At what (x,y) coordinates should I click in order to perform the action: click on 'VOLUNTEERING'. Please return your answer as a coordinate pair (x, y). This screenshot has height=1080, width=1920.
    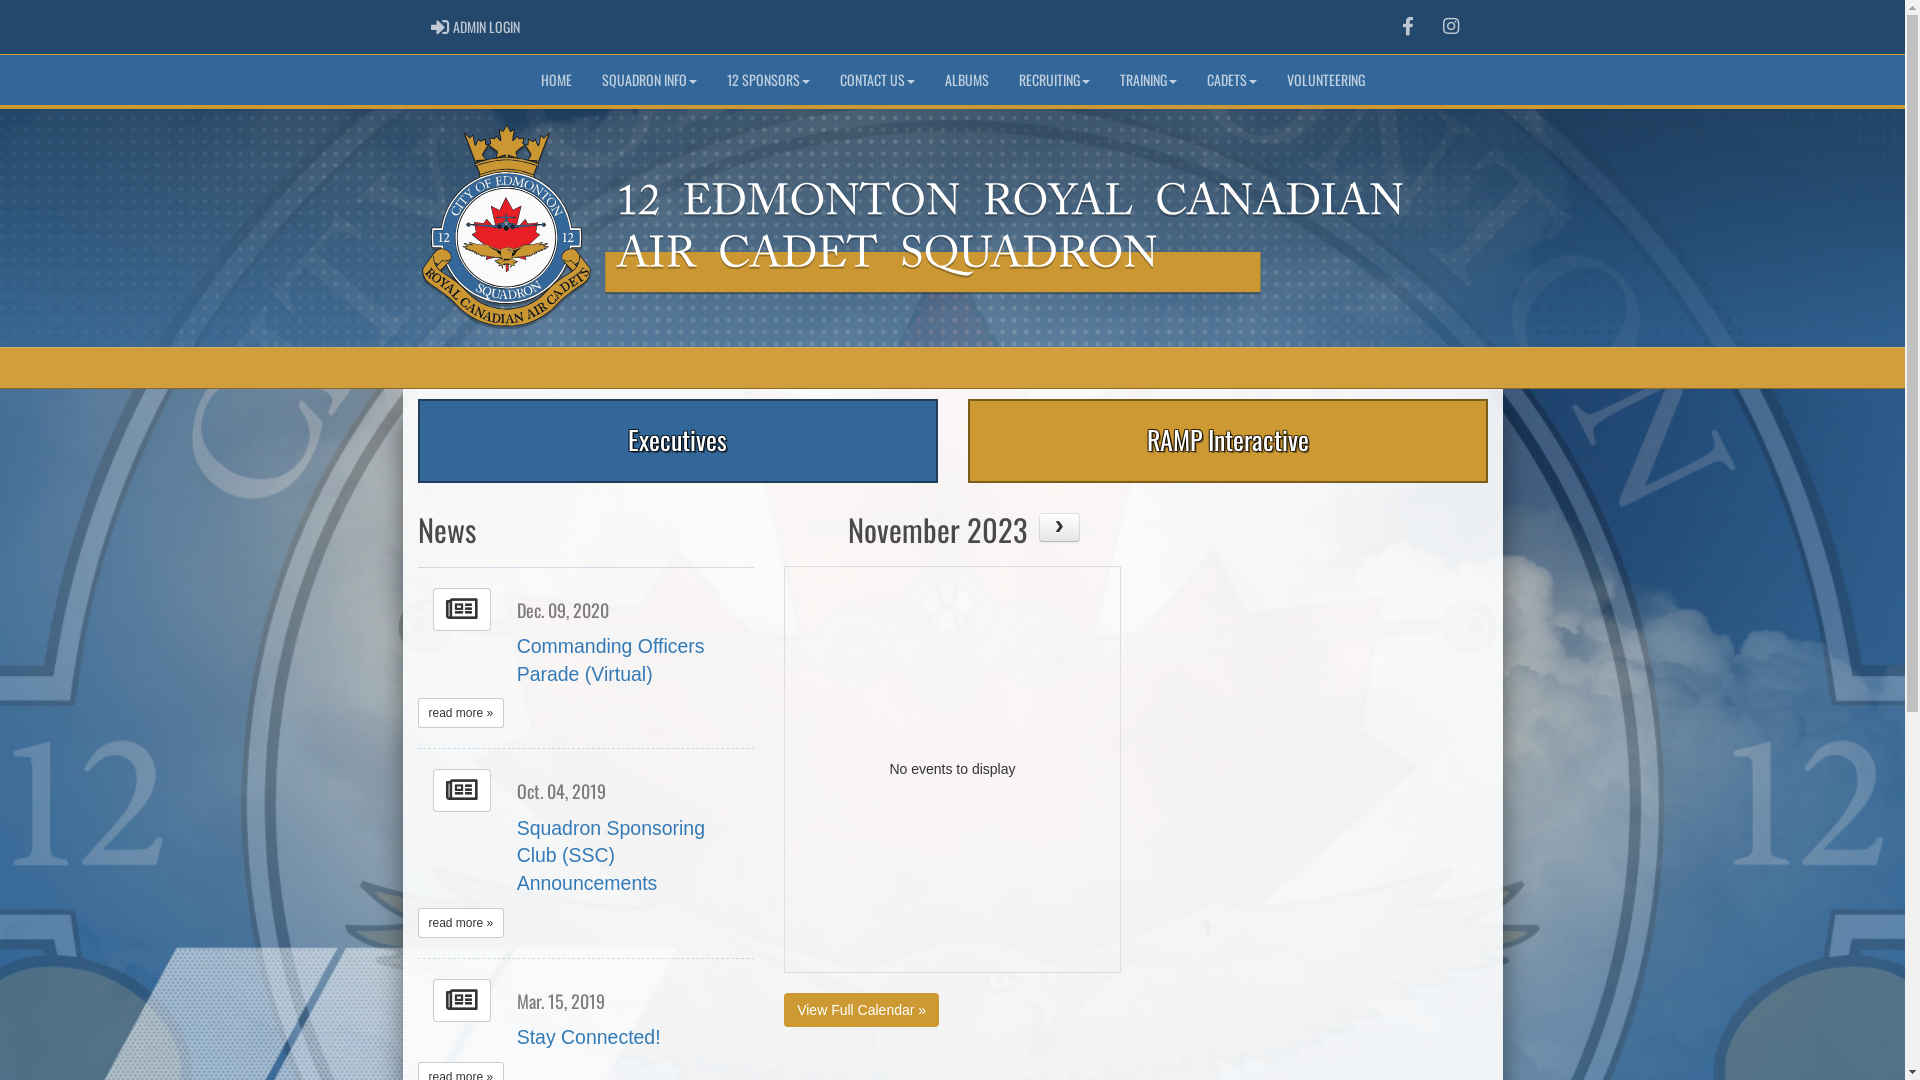
    Looking at the image, I should click on (1325, 79).